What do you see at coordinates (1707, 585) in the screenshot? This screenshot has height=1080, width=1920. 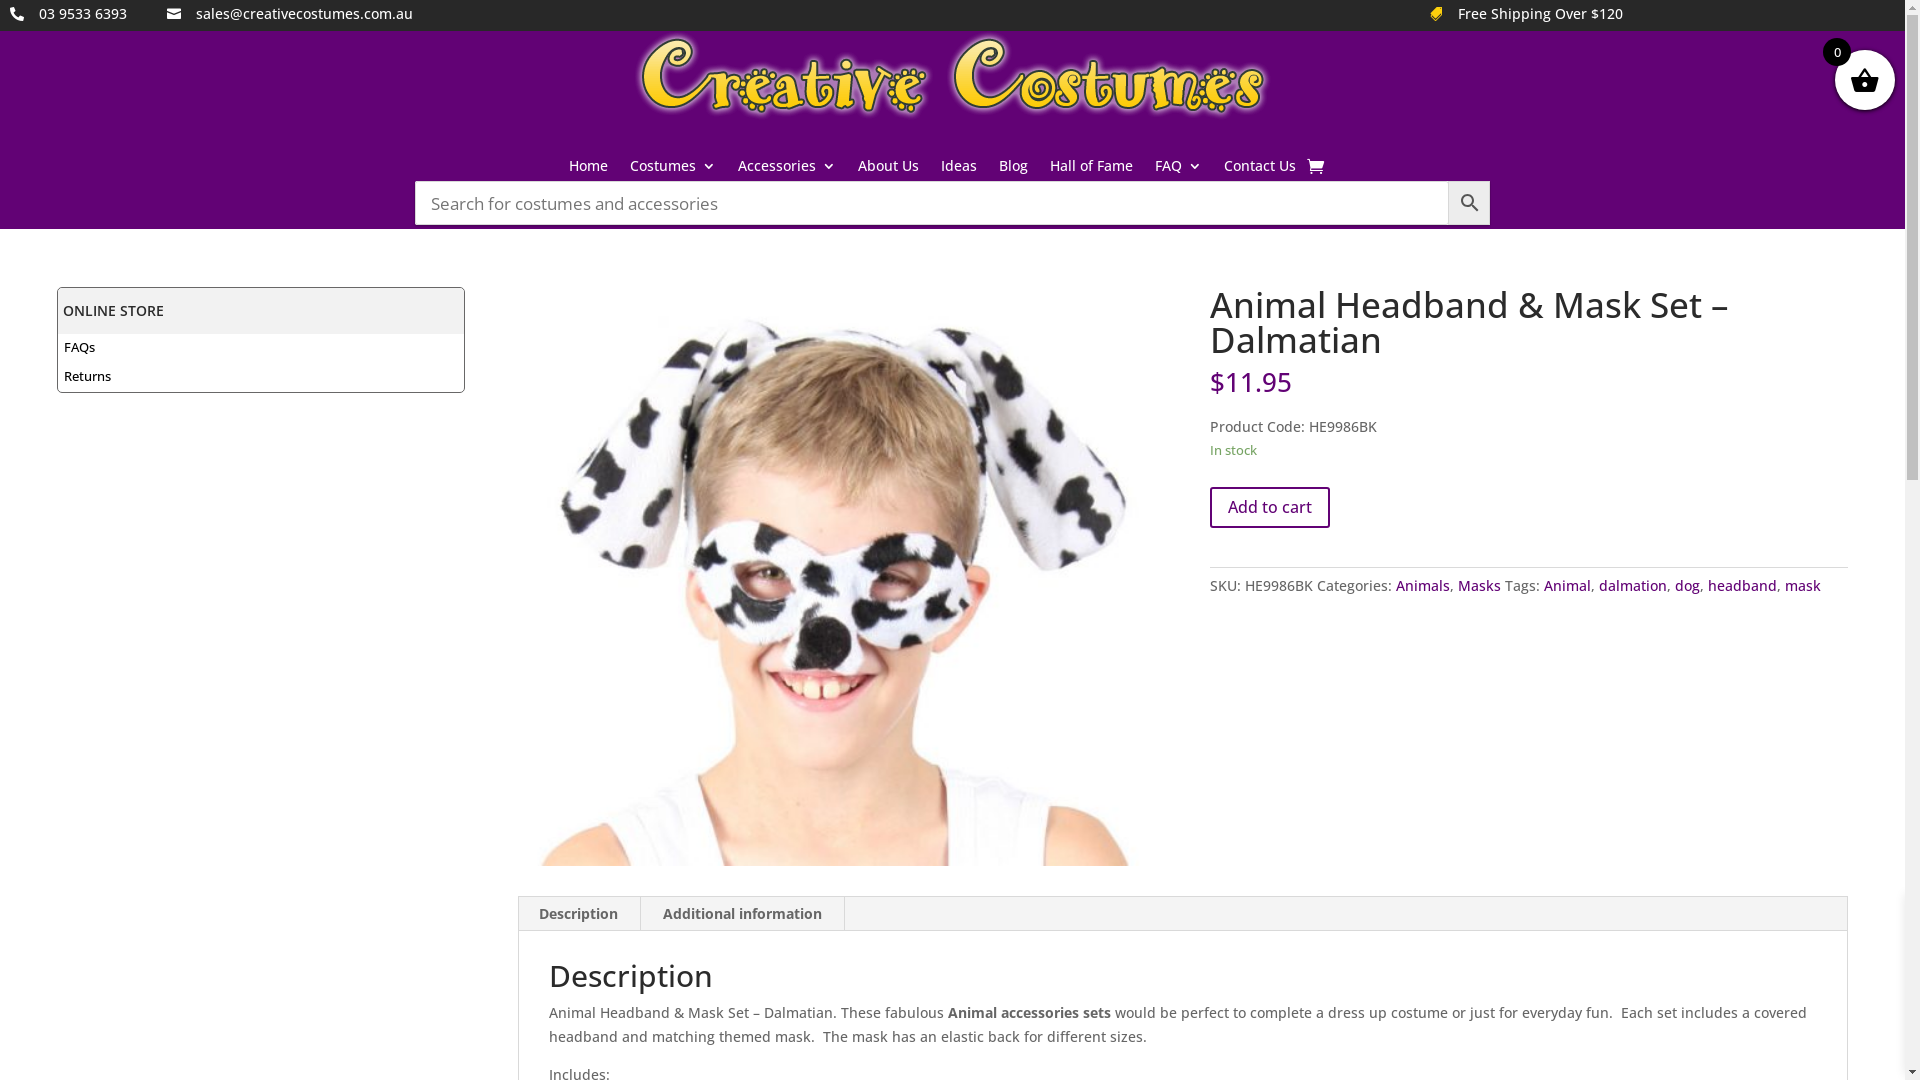 I see `'headband'` at bounding box center [1707, 585].